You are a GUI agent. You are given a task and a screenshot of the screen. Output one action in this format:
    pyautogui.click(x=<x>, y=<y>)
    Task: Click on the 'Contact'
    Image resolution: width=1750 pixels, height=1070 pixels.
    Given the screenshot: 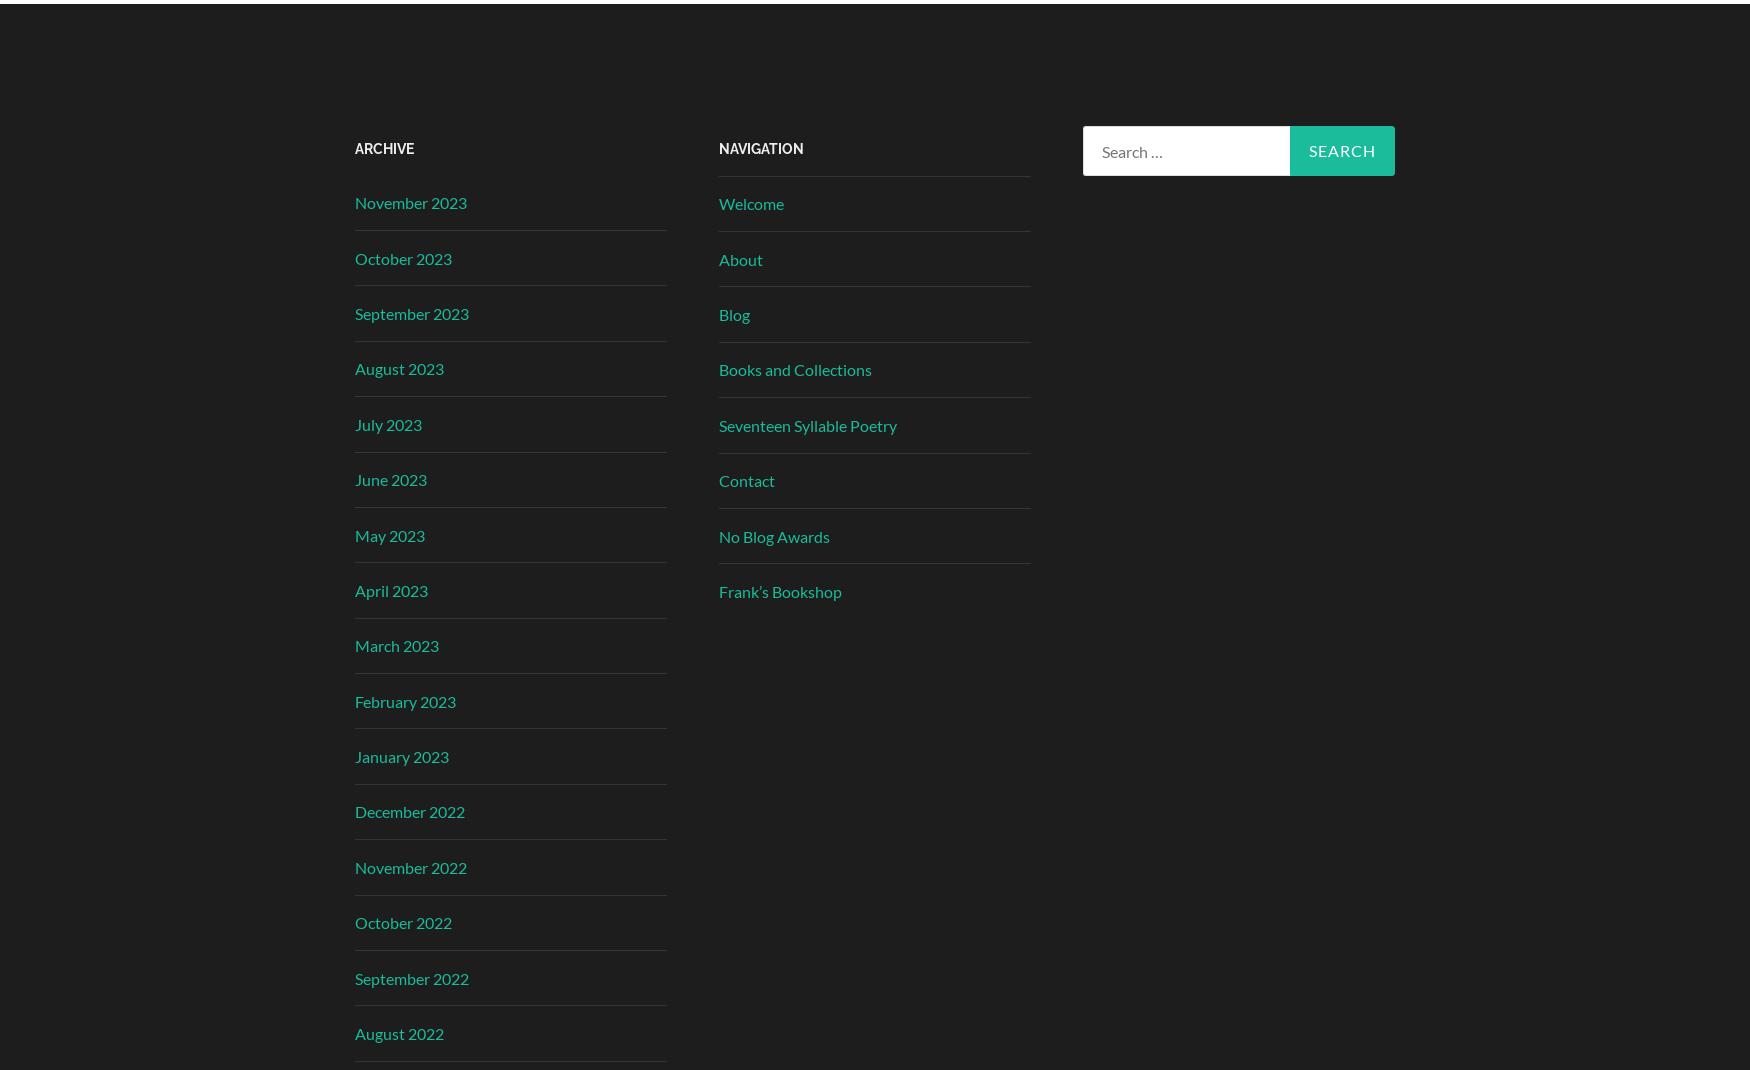 What is the action you would take?
    pyautogui.click(x=747, y=480)
    